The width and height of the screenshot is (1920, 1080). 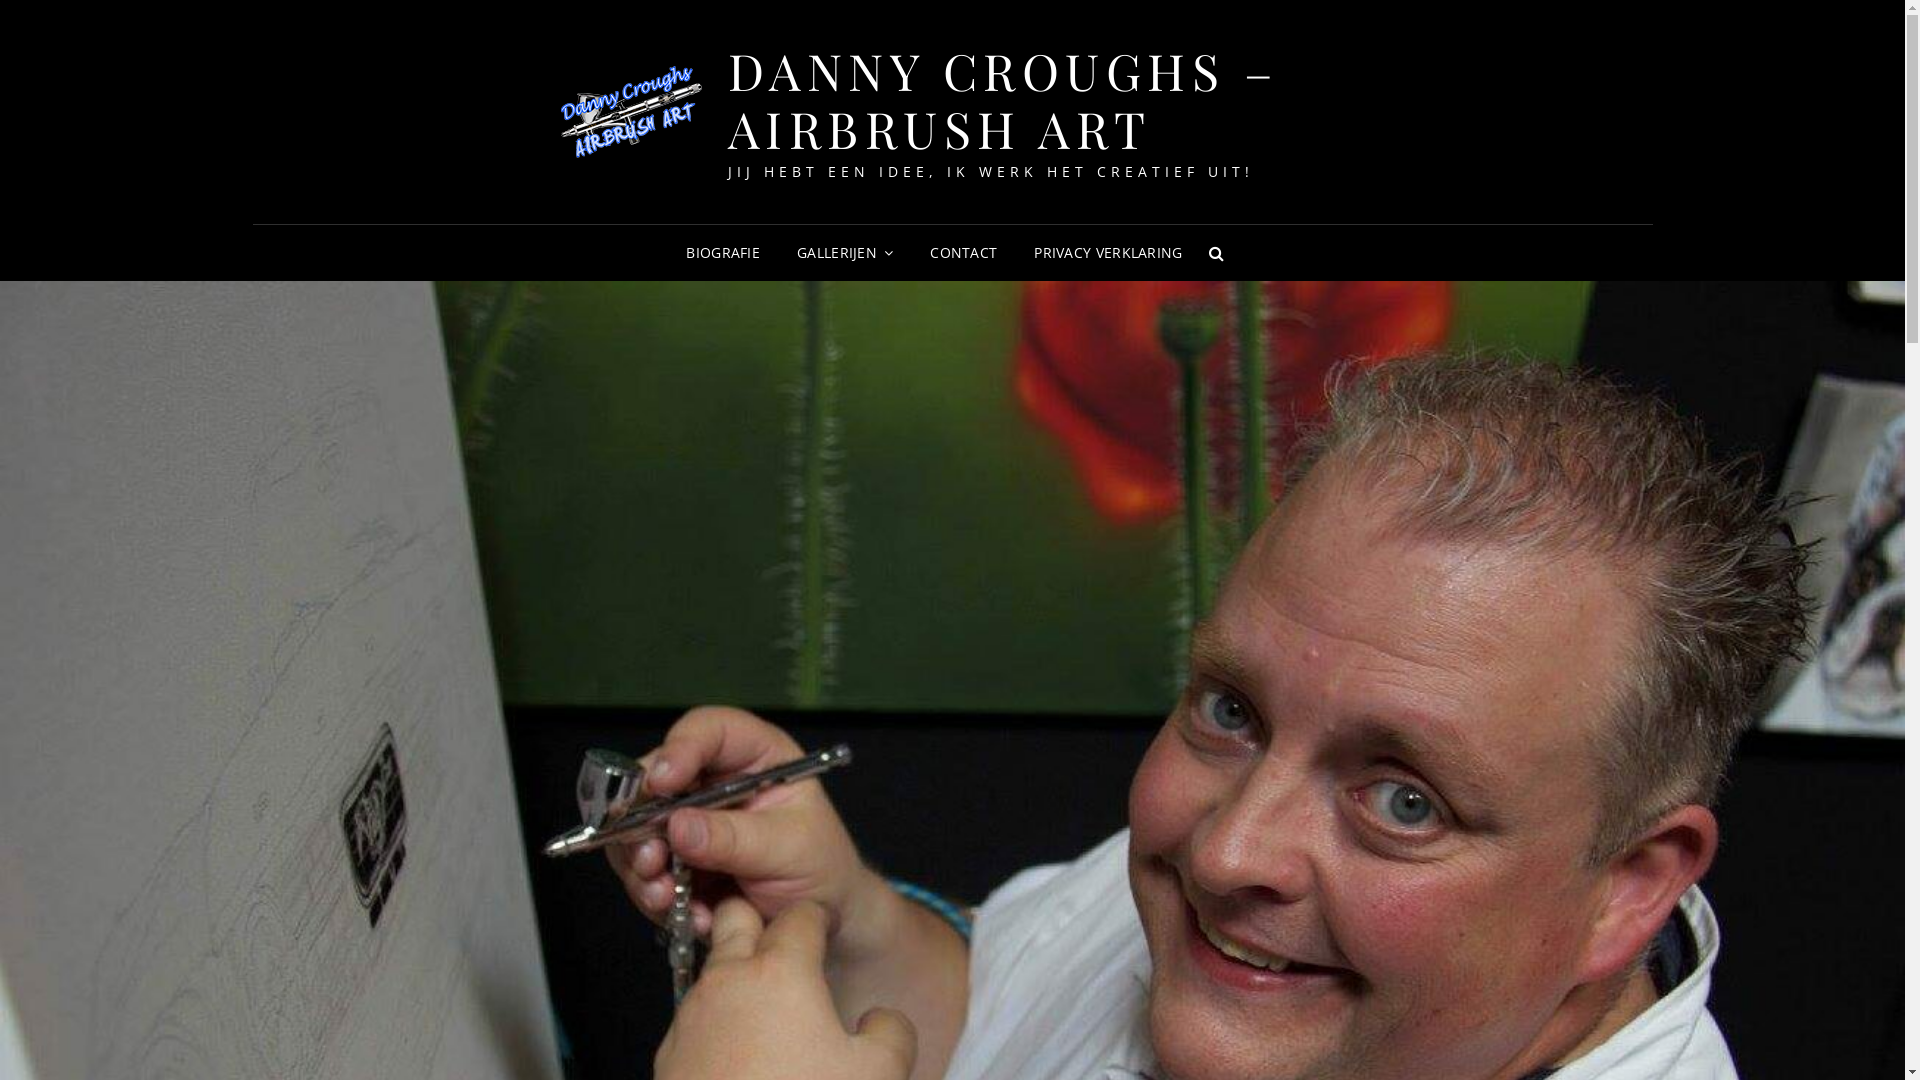 I want to click on 'CONTACT', so click(x=963, y=252).